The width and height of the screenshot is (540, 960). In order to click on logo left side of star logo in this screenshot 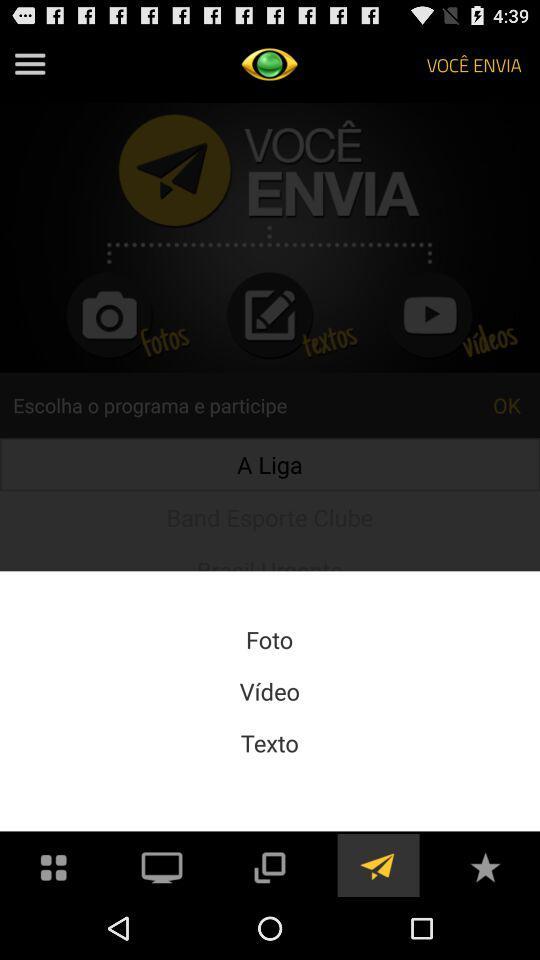, I will do `click(378, 864)`.